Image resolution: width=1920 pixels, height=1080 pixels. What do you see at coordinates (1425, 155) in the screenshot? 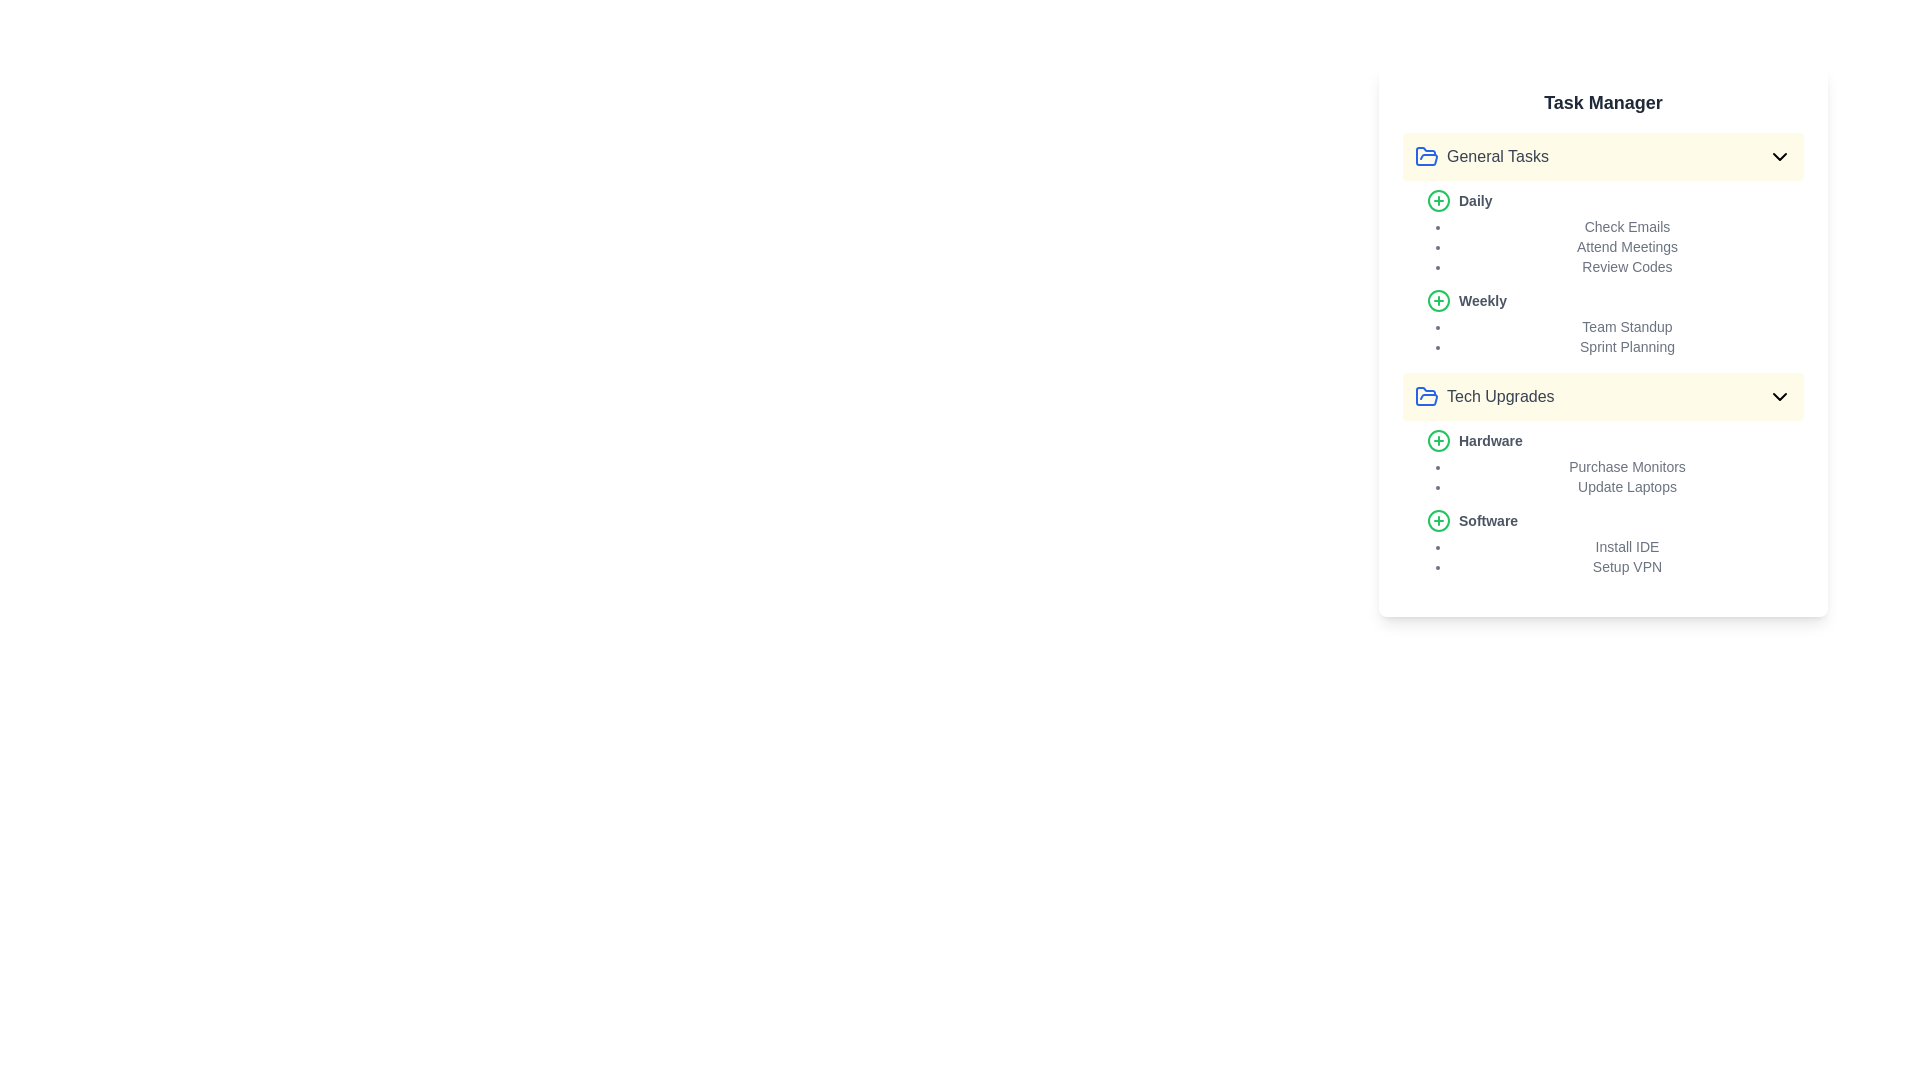
I see `the folder icon with a blue outline located to the left of the 'General Tasks' text label in the 'General Tasks' section header` at bounding box center [1425, 155].